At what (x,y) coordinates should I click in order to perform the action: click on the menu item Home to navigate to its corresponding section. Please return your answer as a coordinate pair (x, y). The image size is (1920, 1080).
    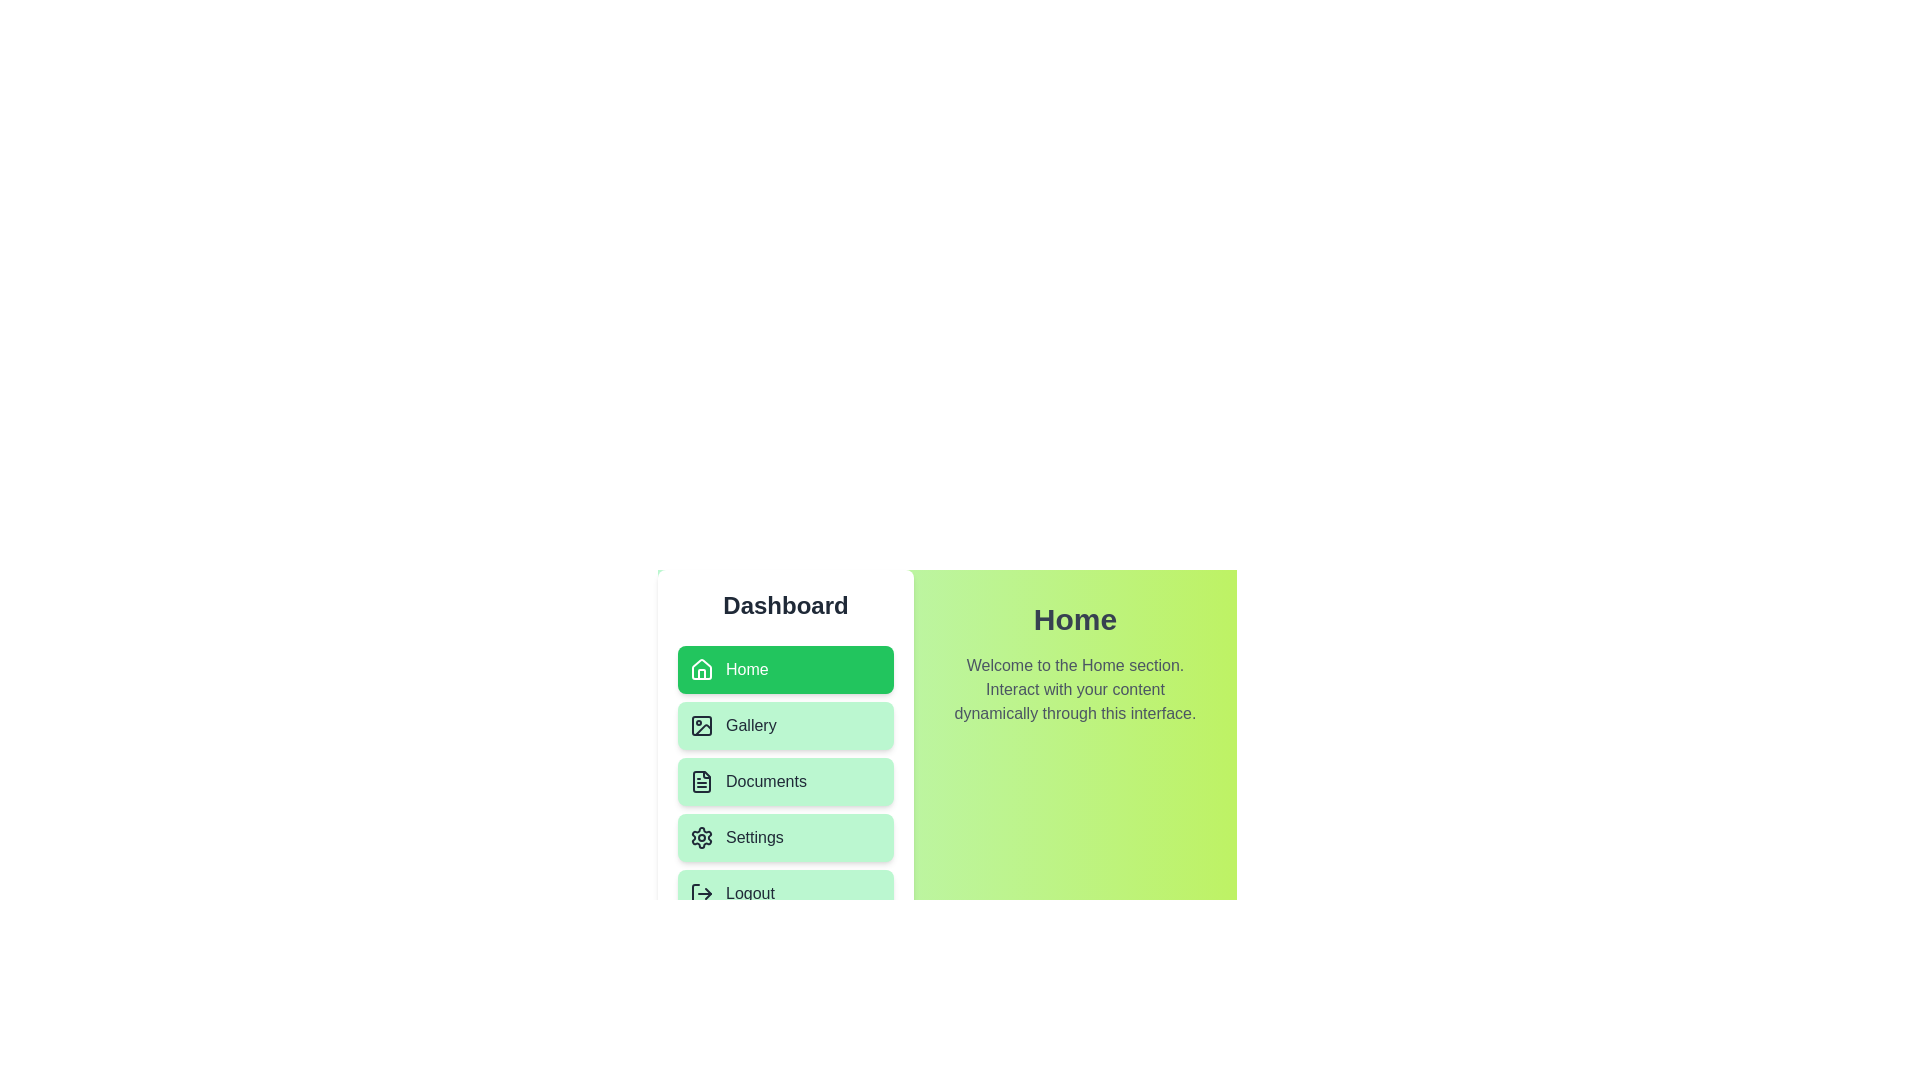
    Looking at the image, I should click on (785, 670).